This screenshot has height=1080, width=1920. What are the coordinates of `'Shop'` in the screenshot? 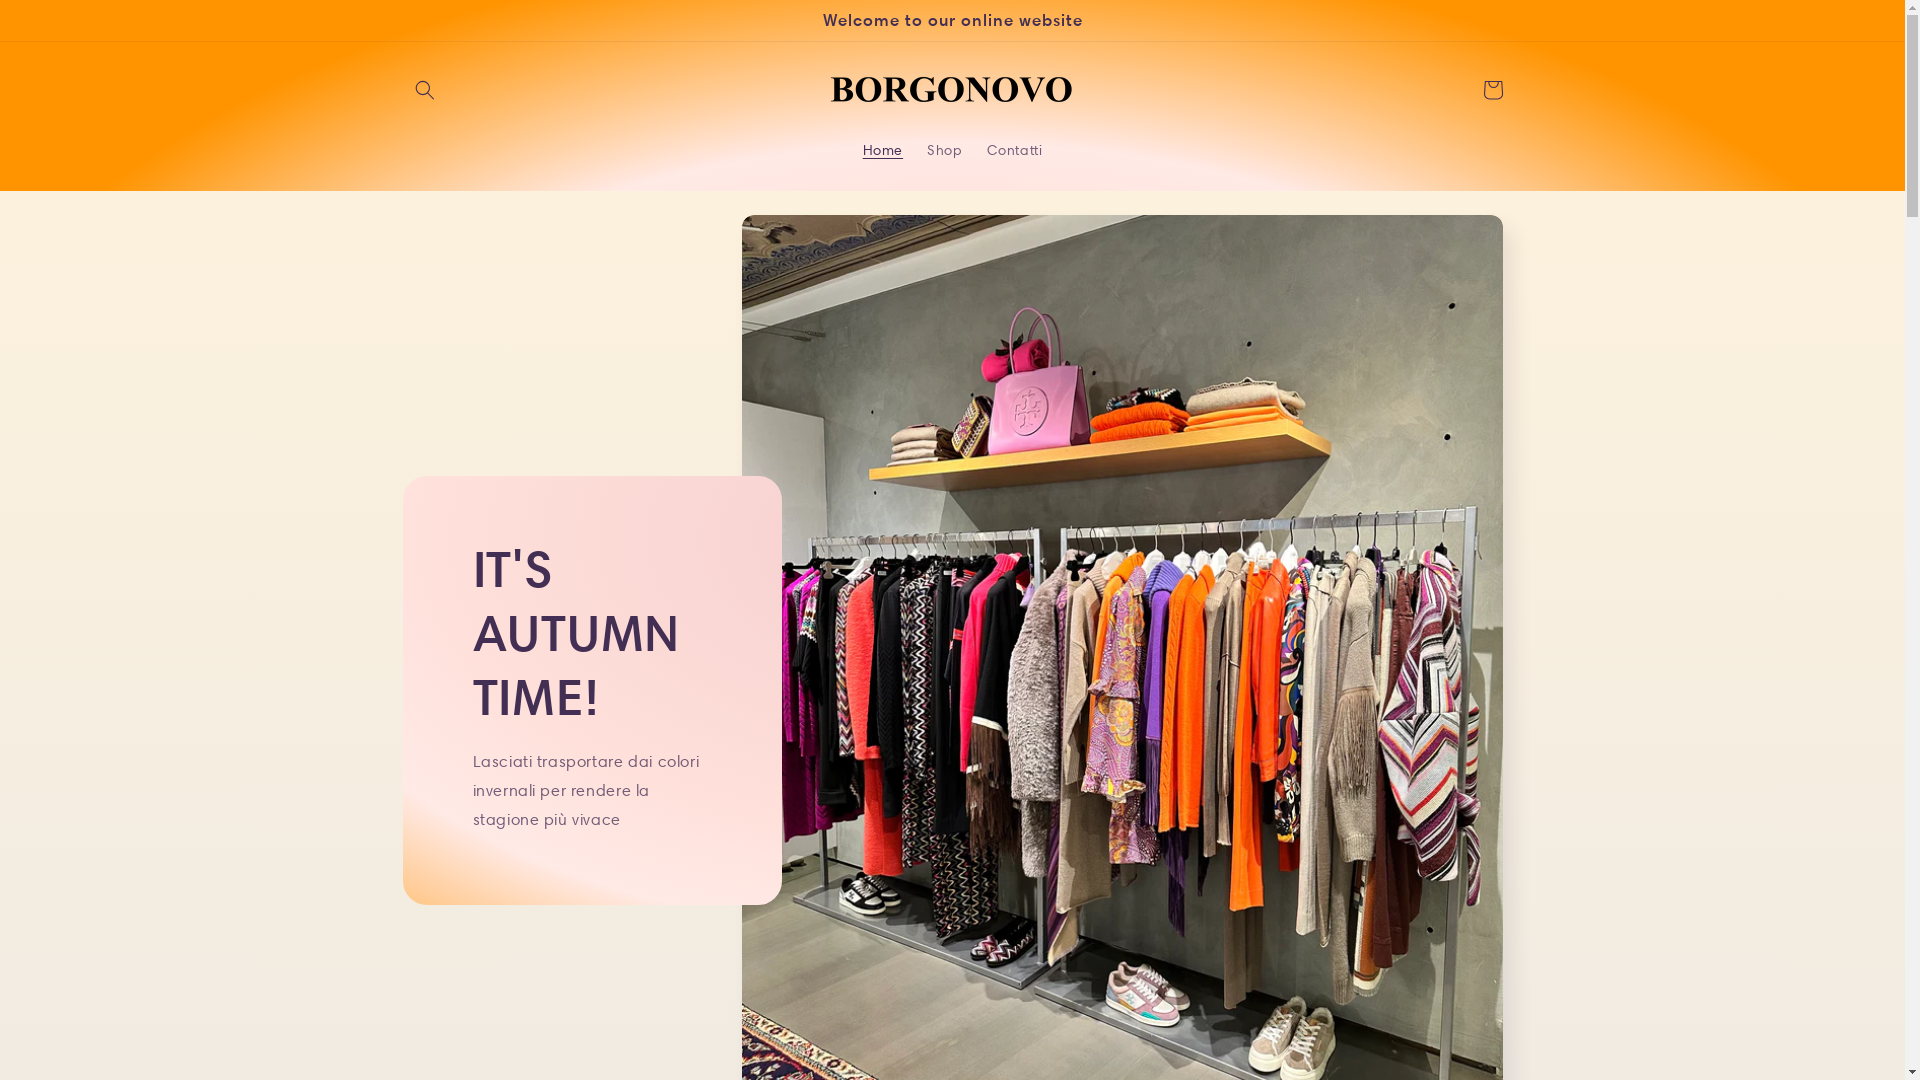 It's located at (943, 149).